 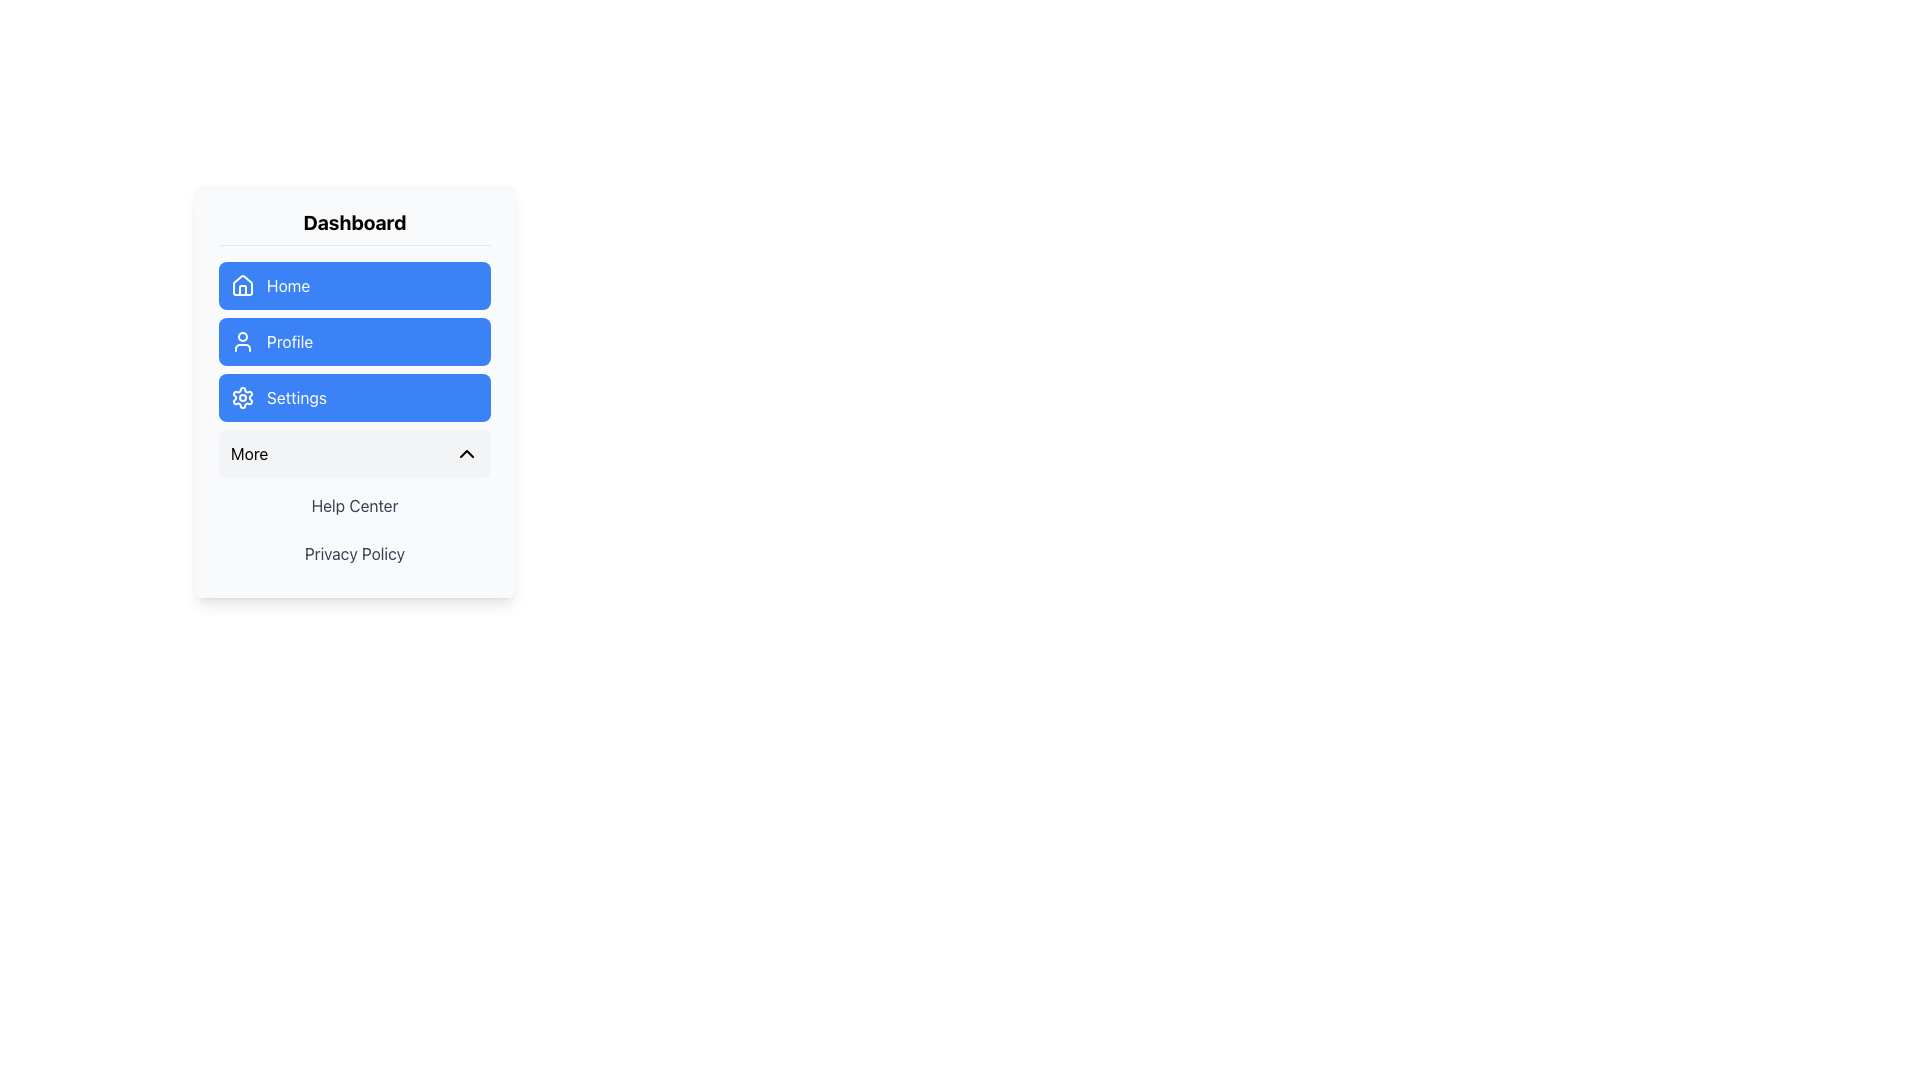 I want to click on the hyperlink under the 'Help Center' menu, so click(x=355, y=554).